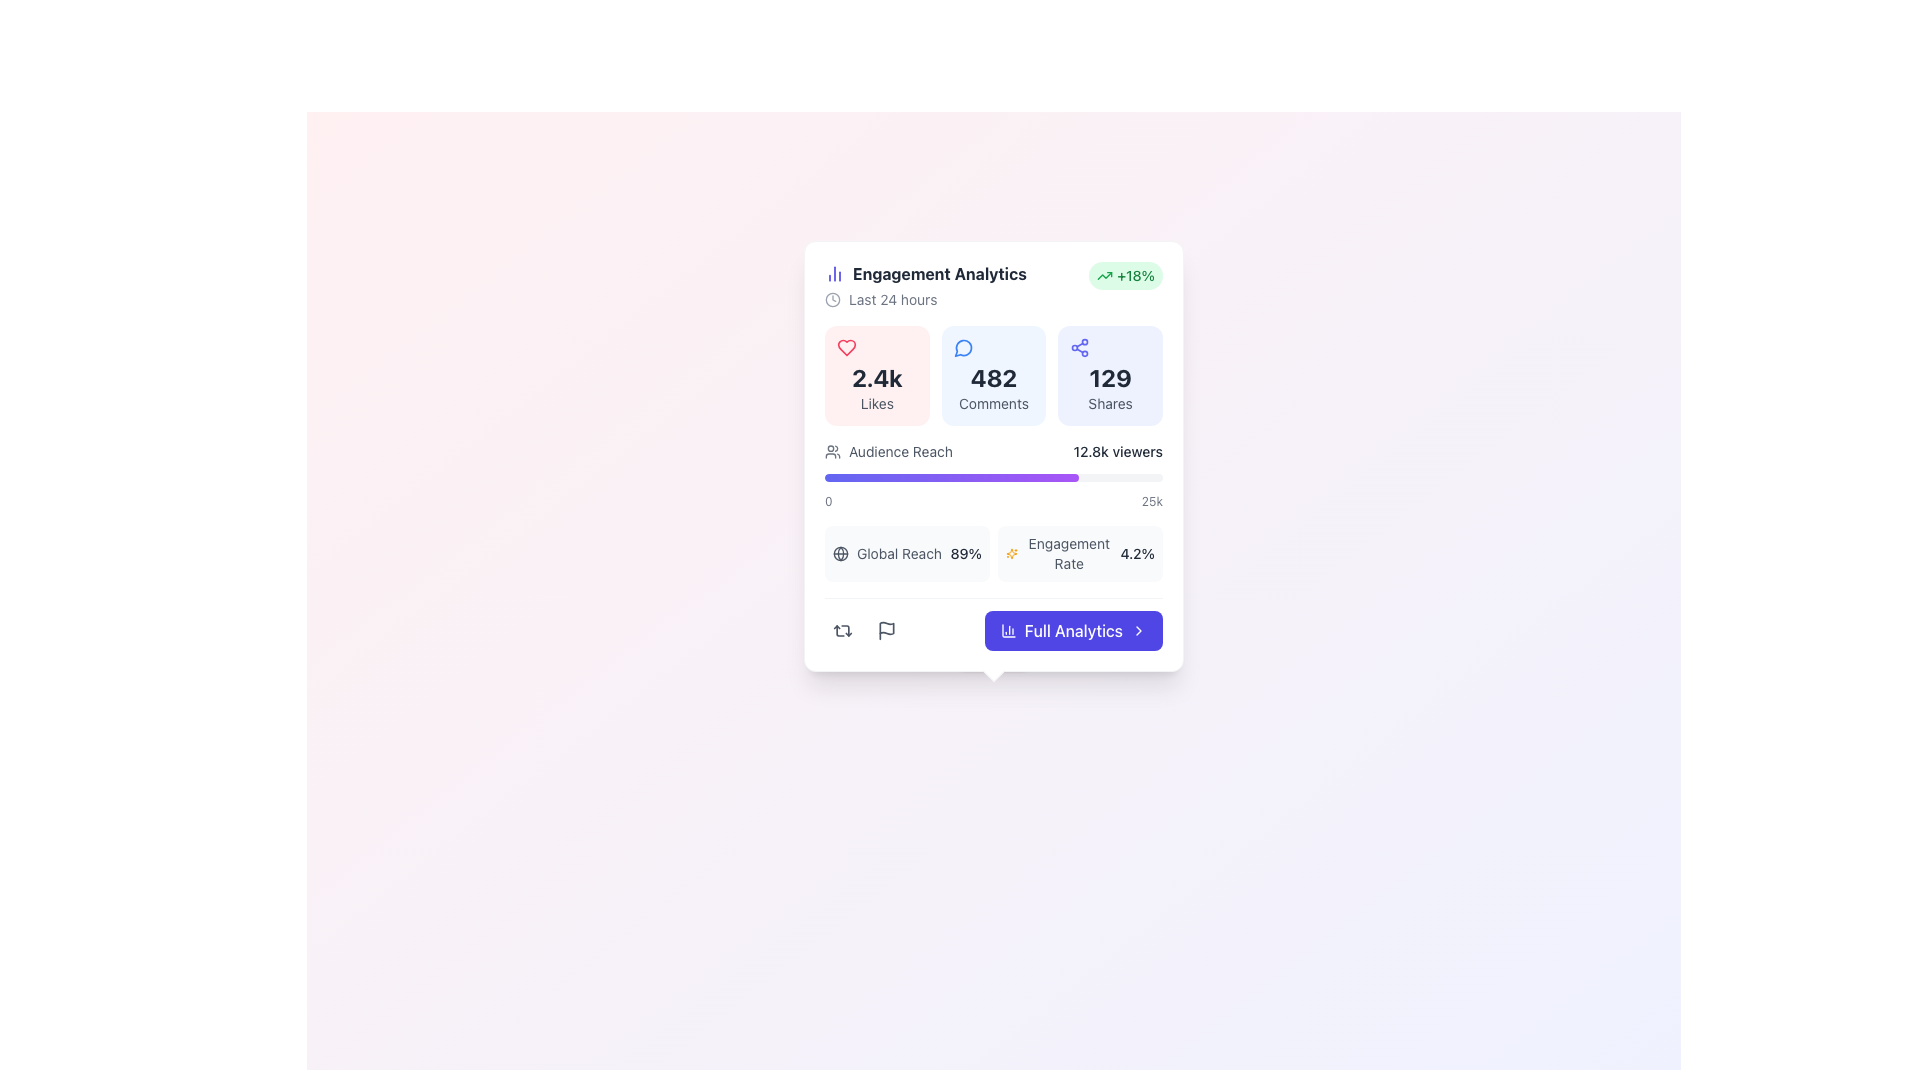 The width and height of the screenshot is (1920, 1080). Describe the element at coordinates (840, 554) in the screenshot. I see `the curved line forming part of the globe-like icon within the analytics card, specifically the one closer to the central vertical line` at that location.